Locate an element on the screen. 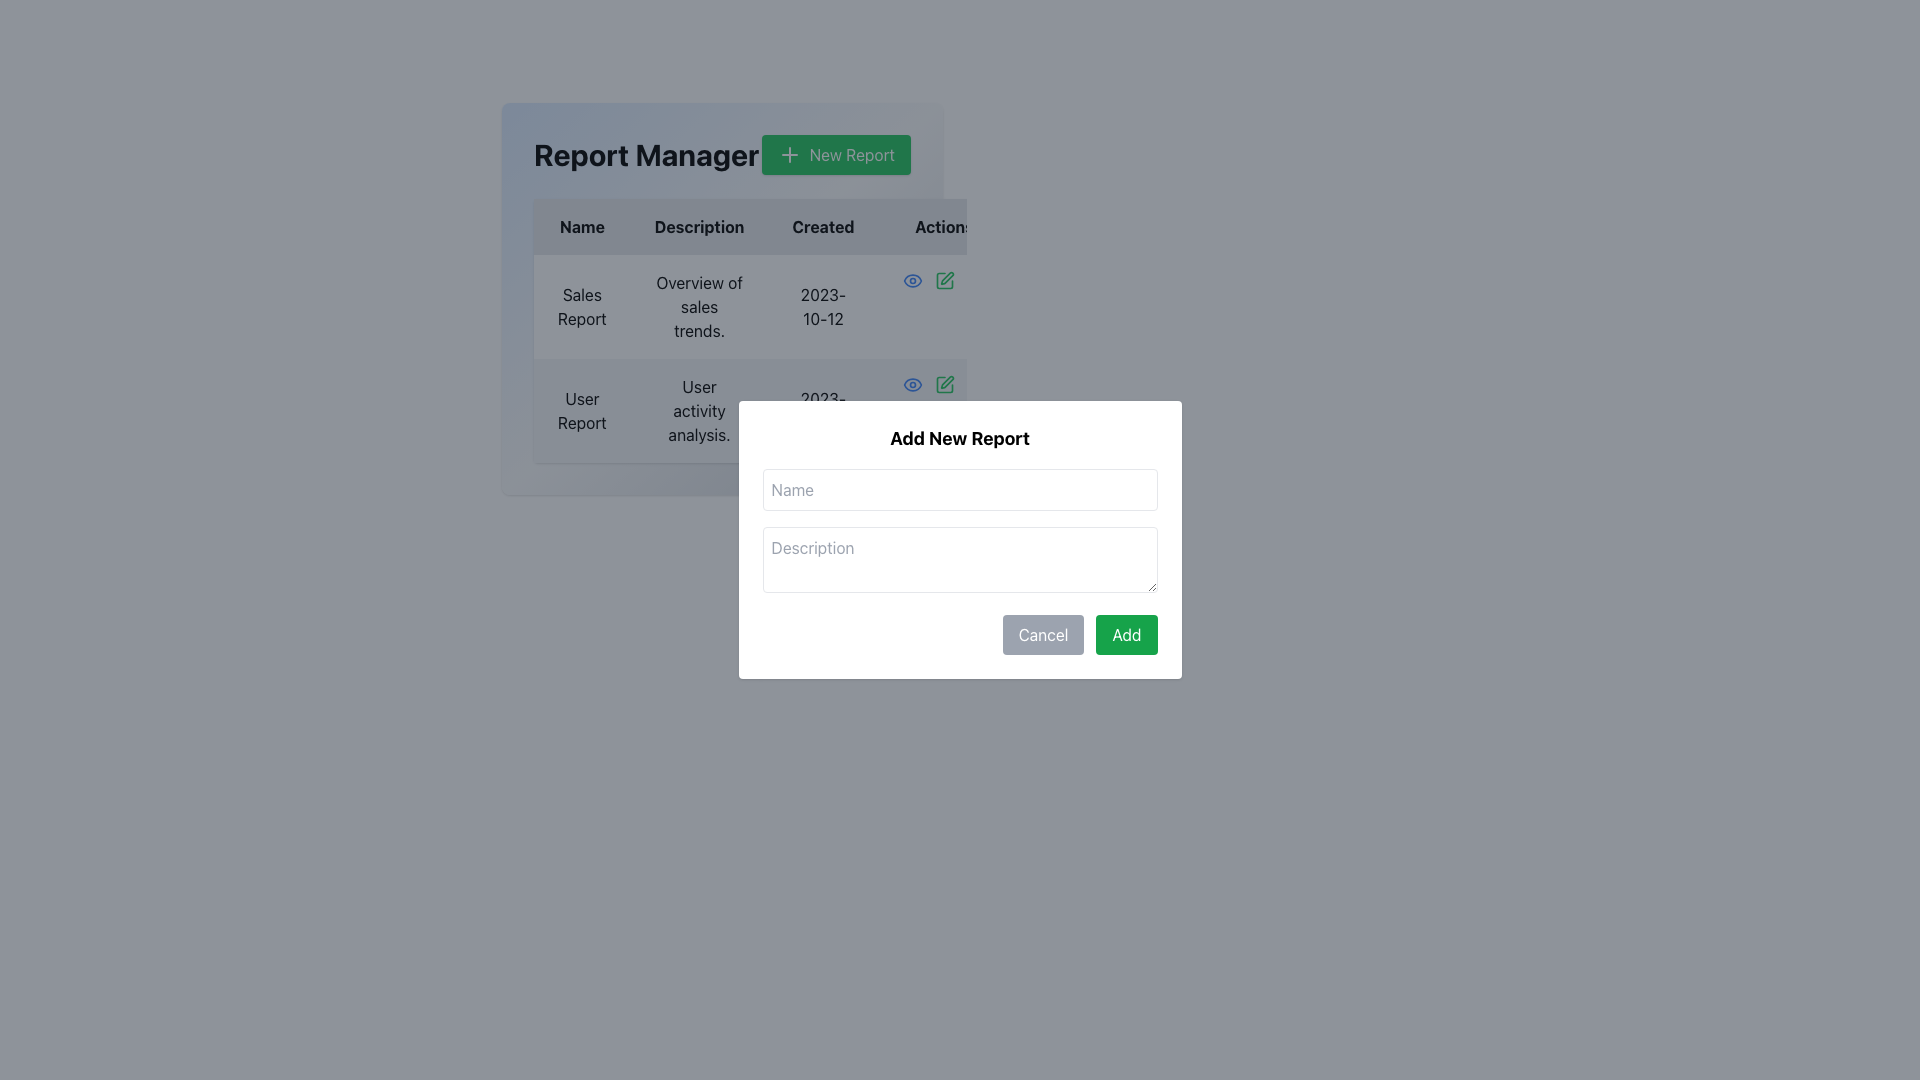  the first interactive icon in the action buttons for the 'Sales Report' row is located at coordinates (911, 281).